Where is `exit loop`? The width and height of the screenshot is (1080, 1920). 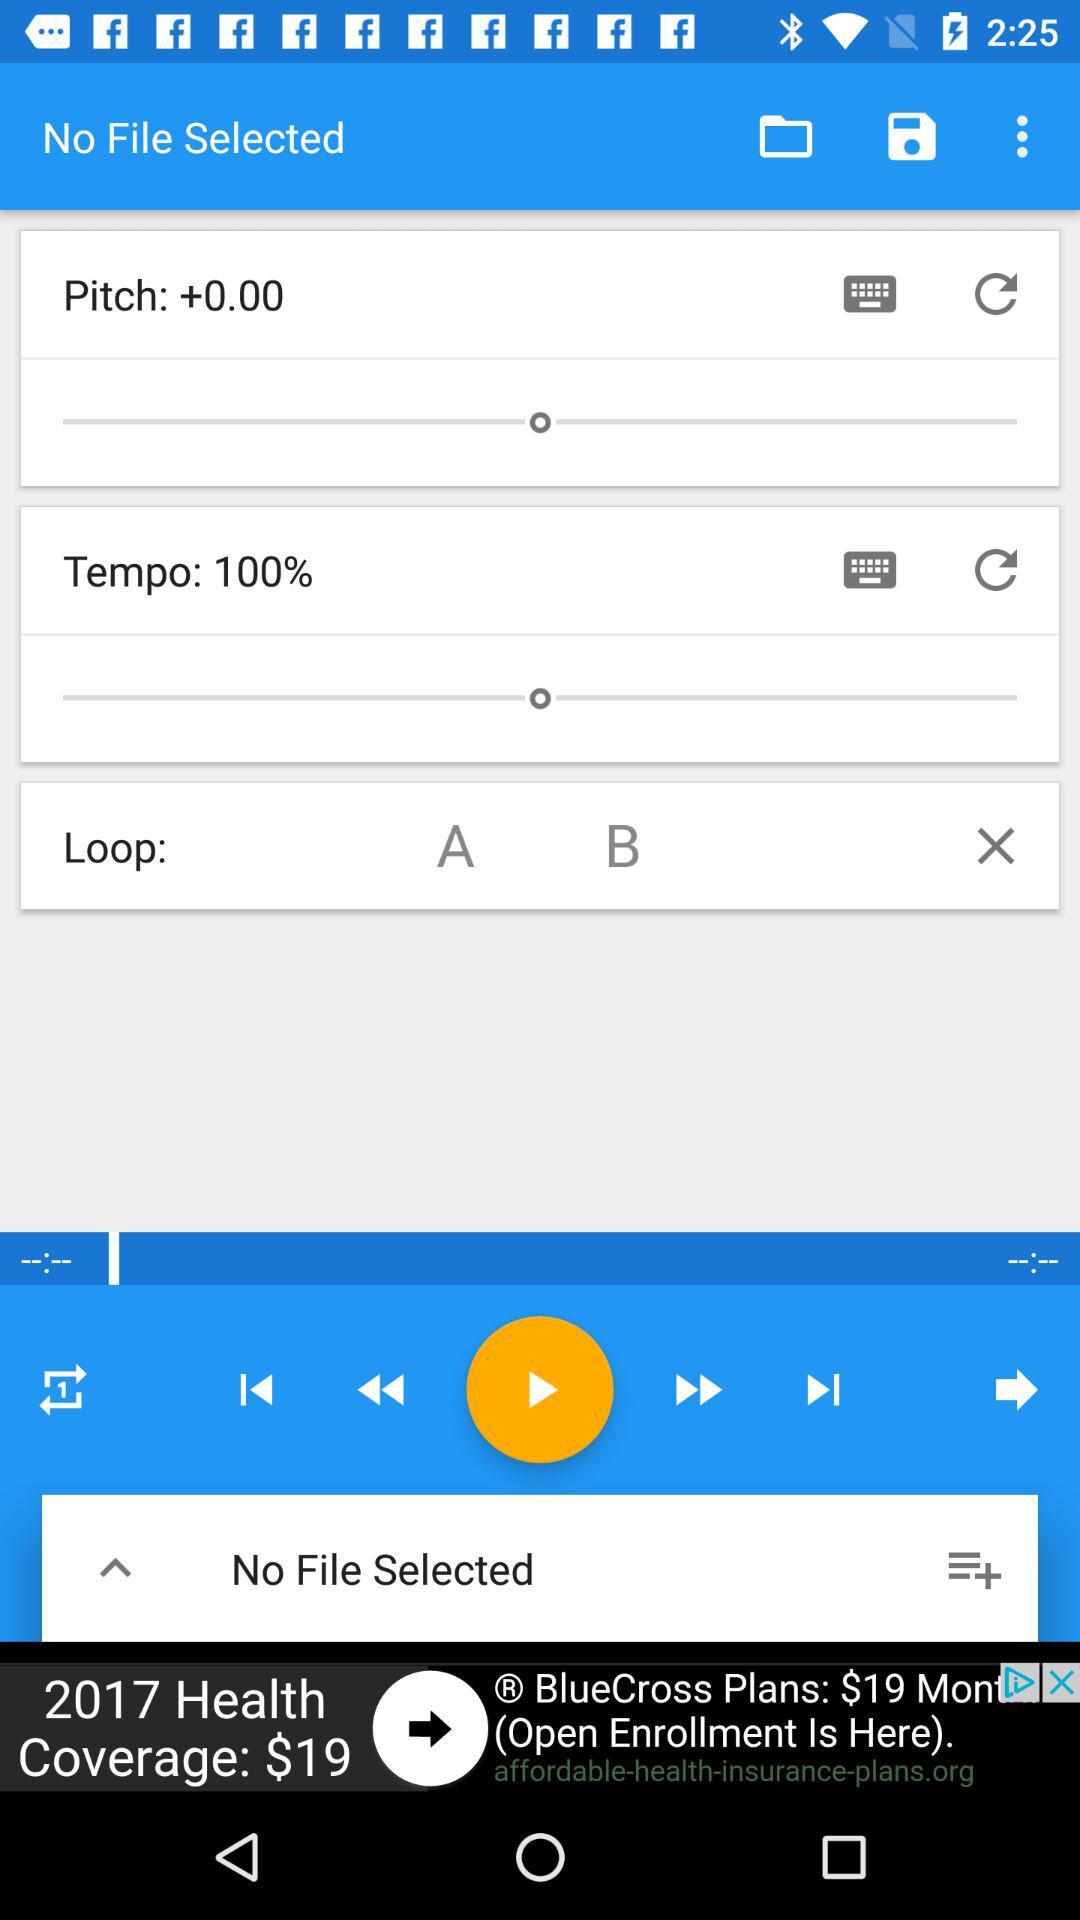 exit loop is located at coordinates (995, 845).